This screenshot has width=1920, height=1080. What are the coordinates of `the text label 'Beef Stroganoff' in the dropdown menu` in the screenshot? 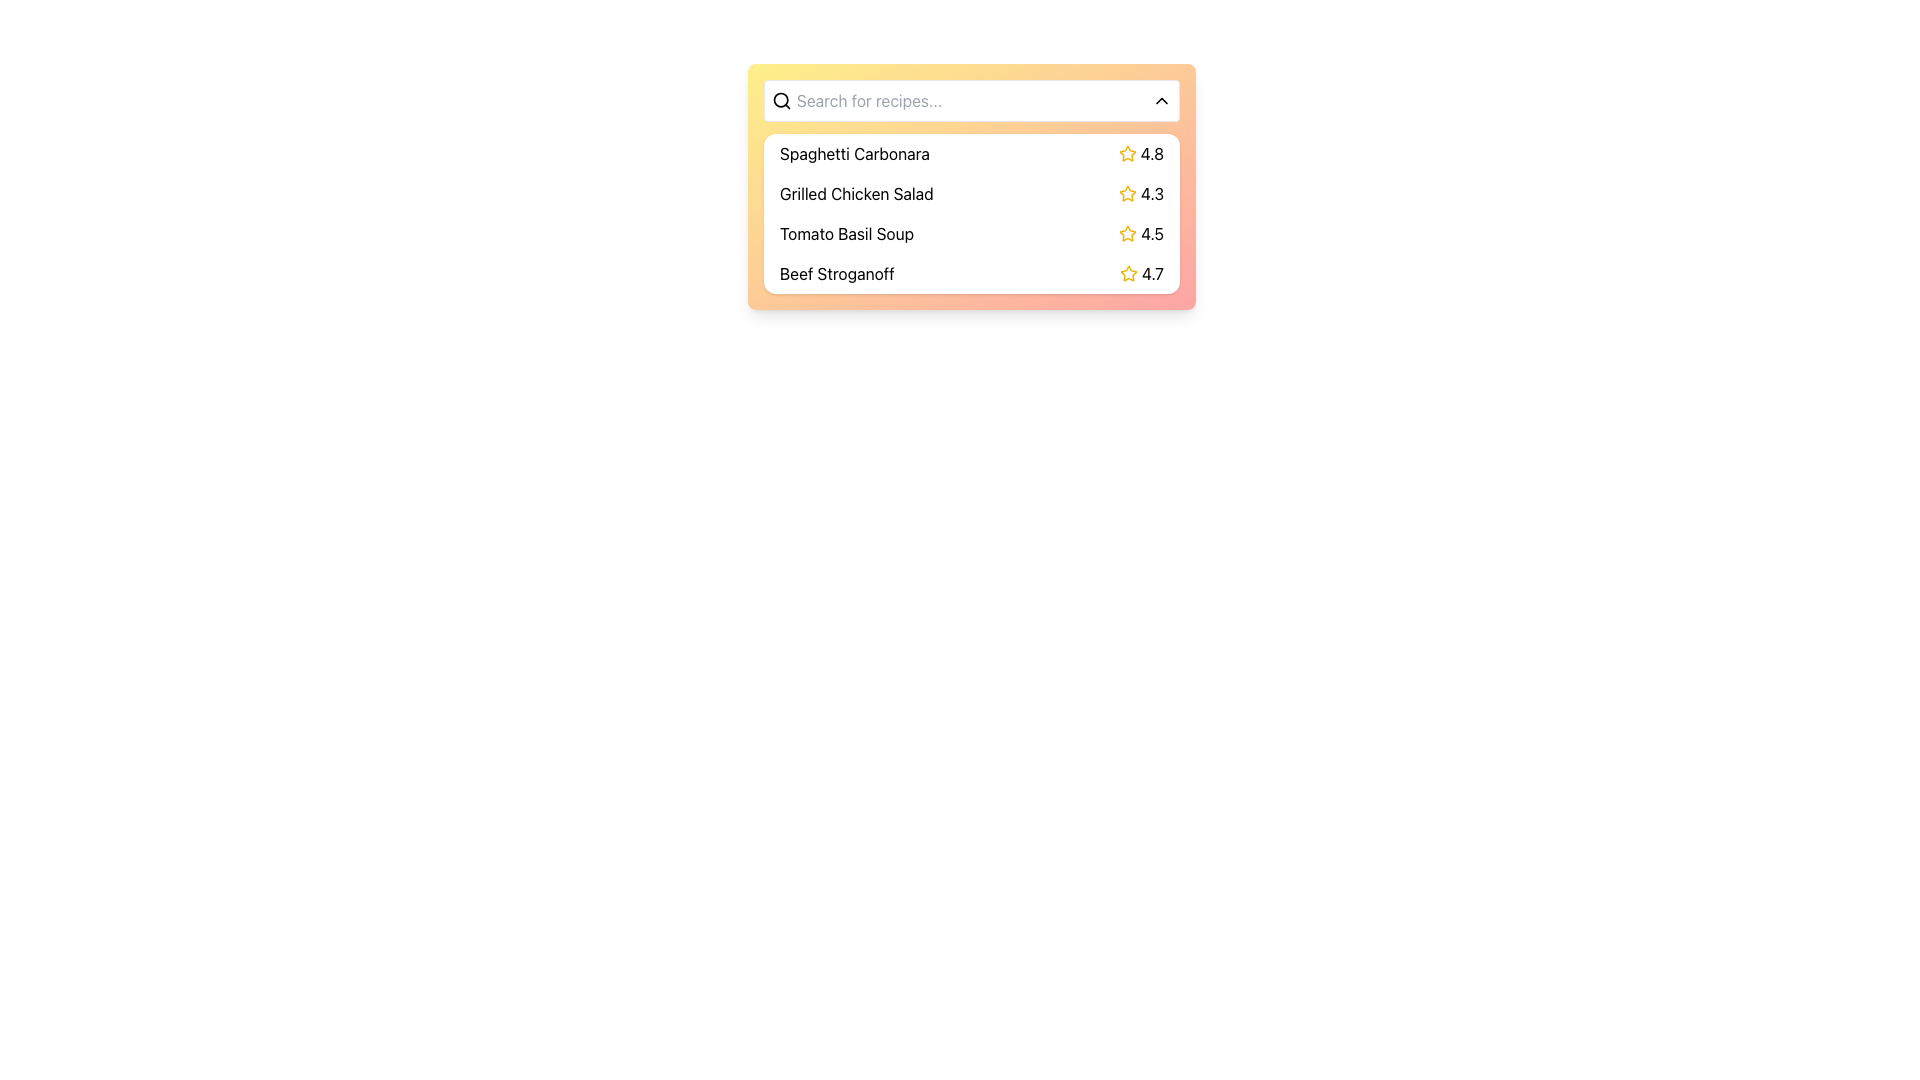 It's located at (837, 273).